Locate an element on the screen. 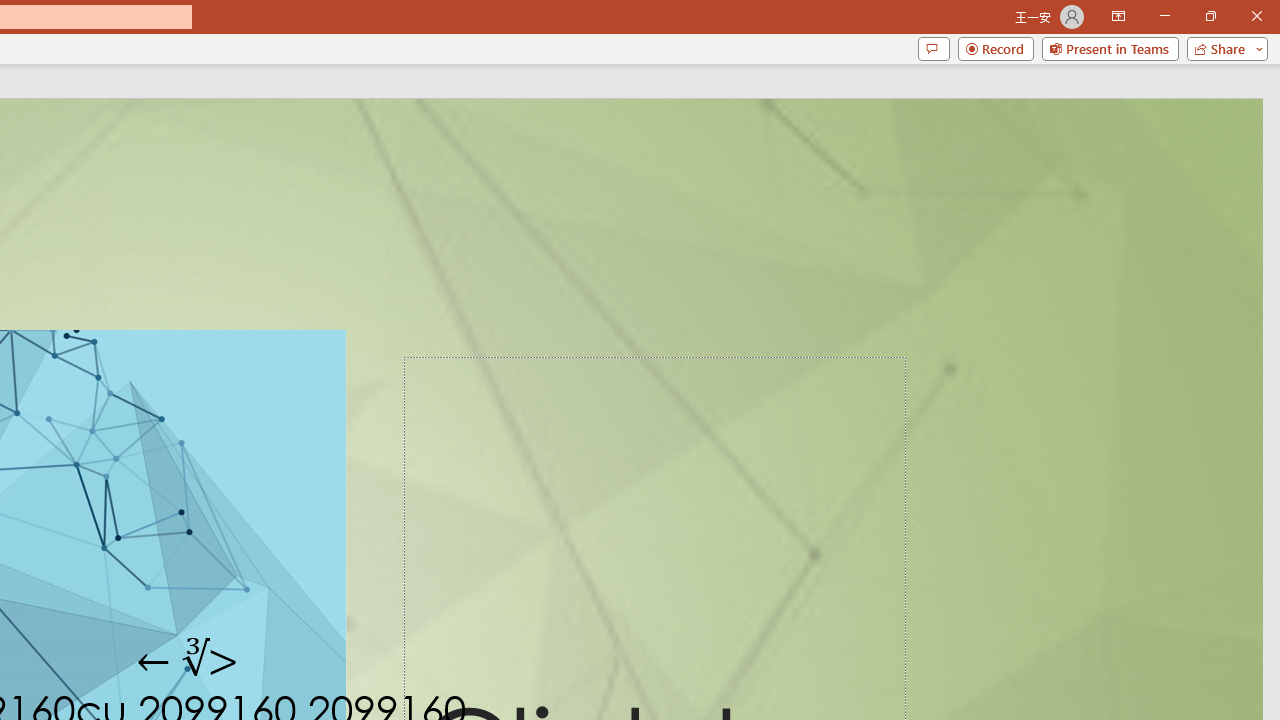  'Minimize' is located at coordinates (1164, 16).